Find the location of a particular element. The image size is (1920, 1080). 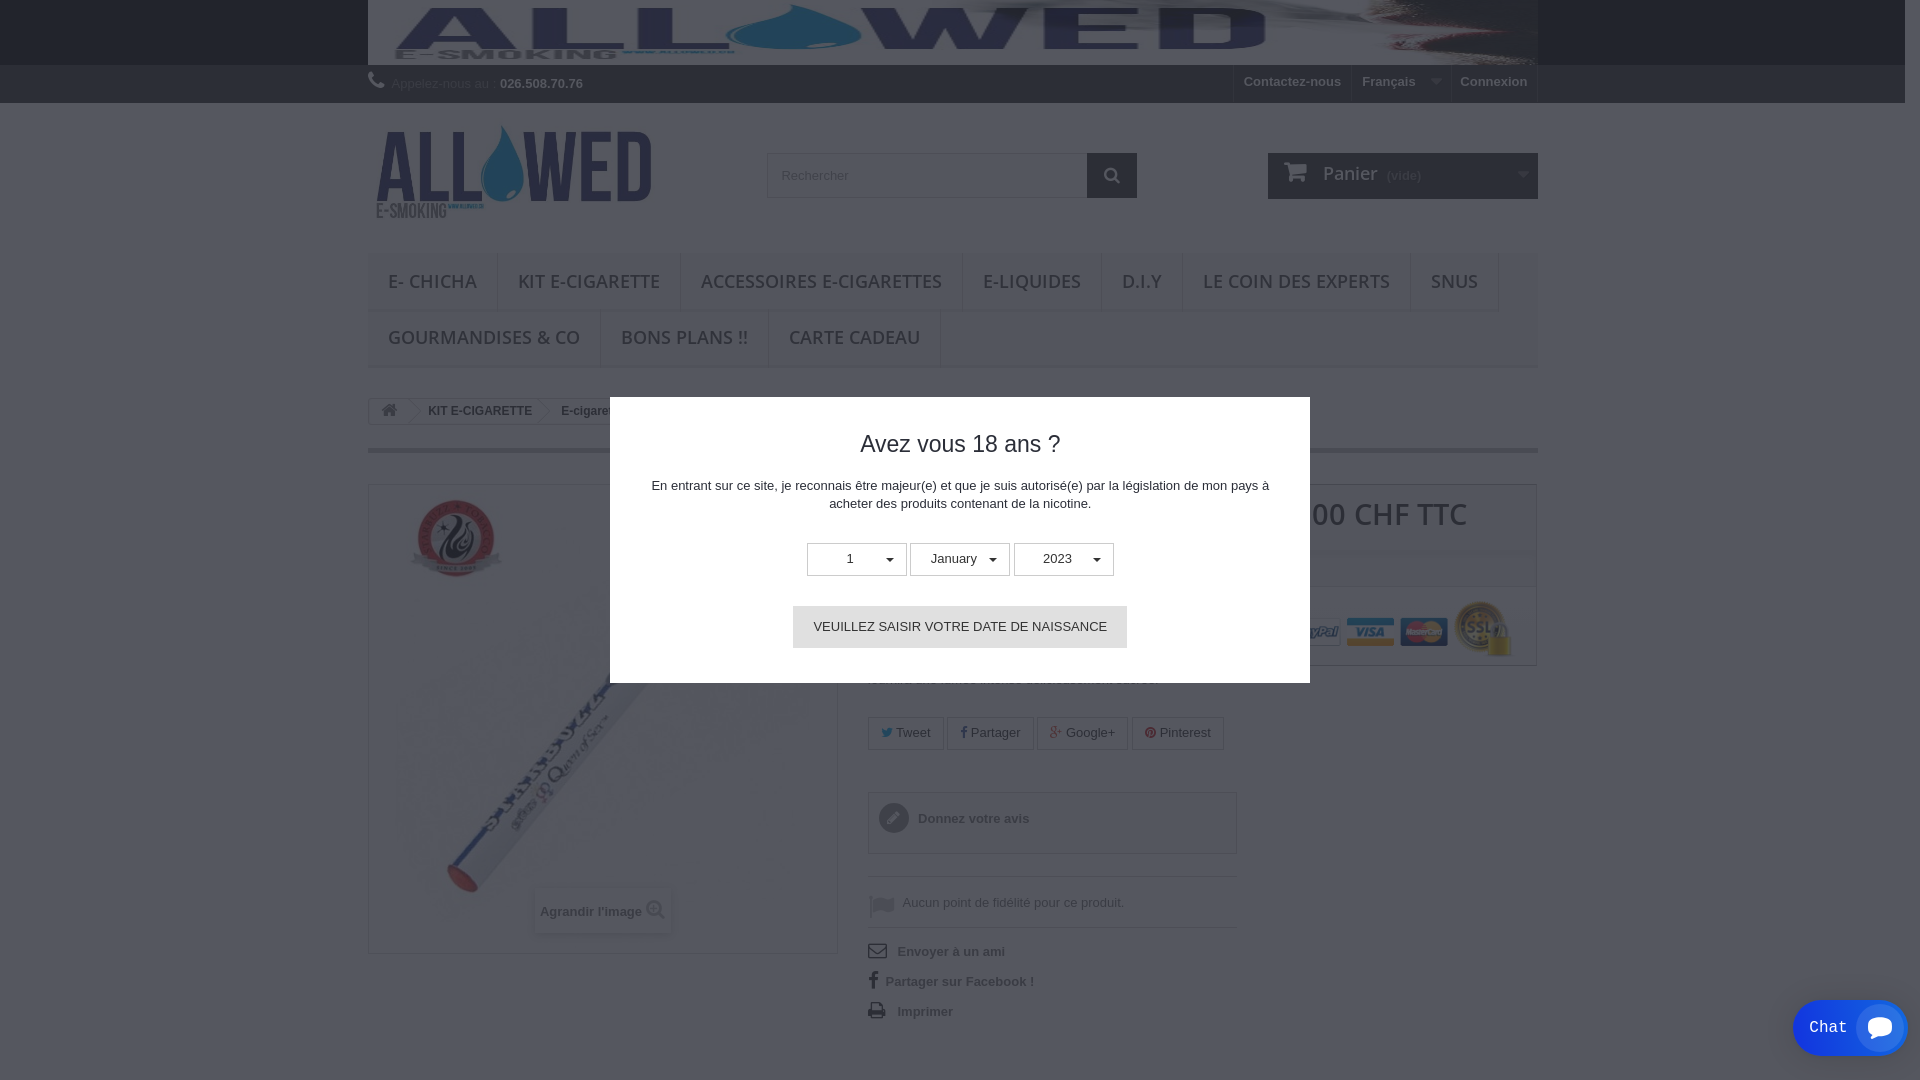

'Tweet' is located at coordinates (868, 733).